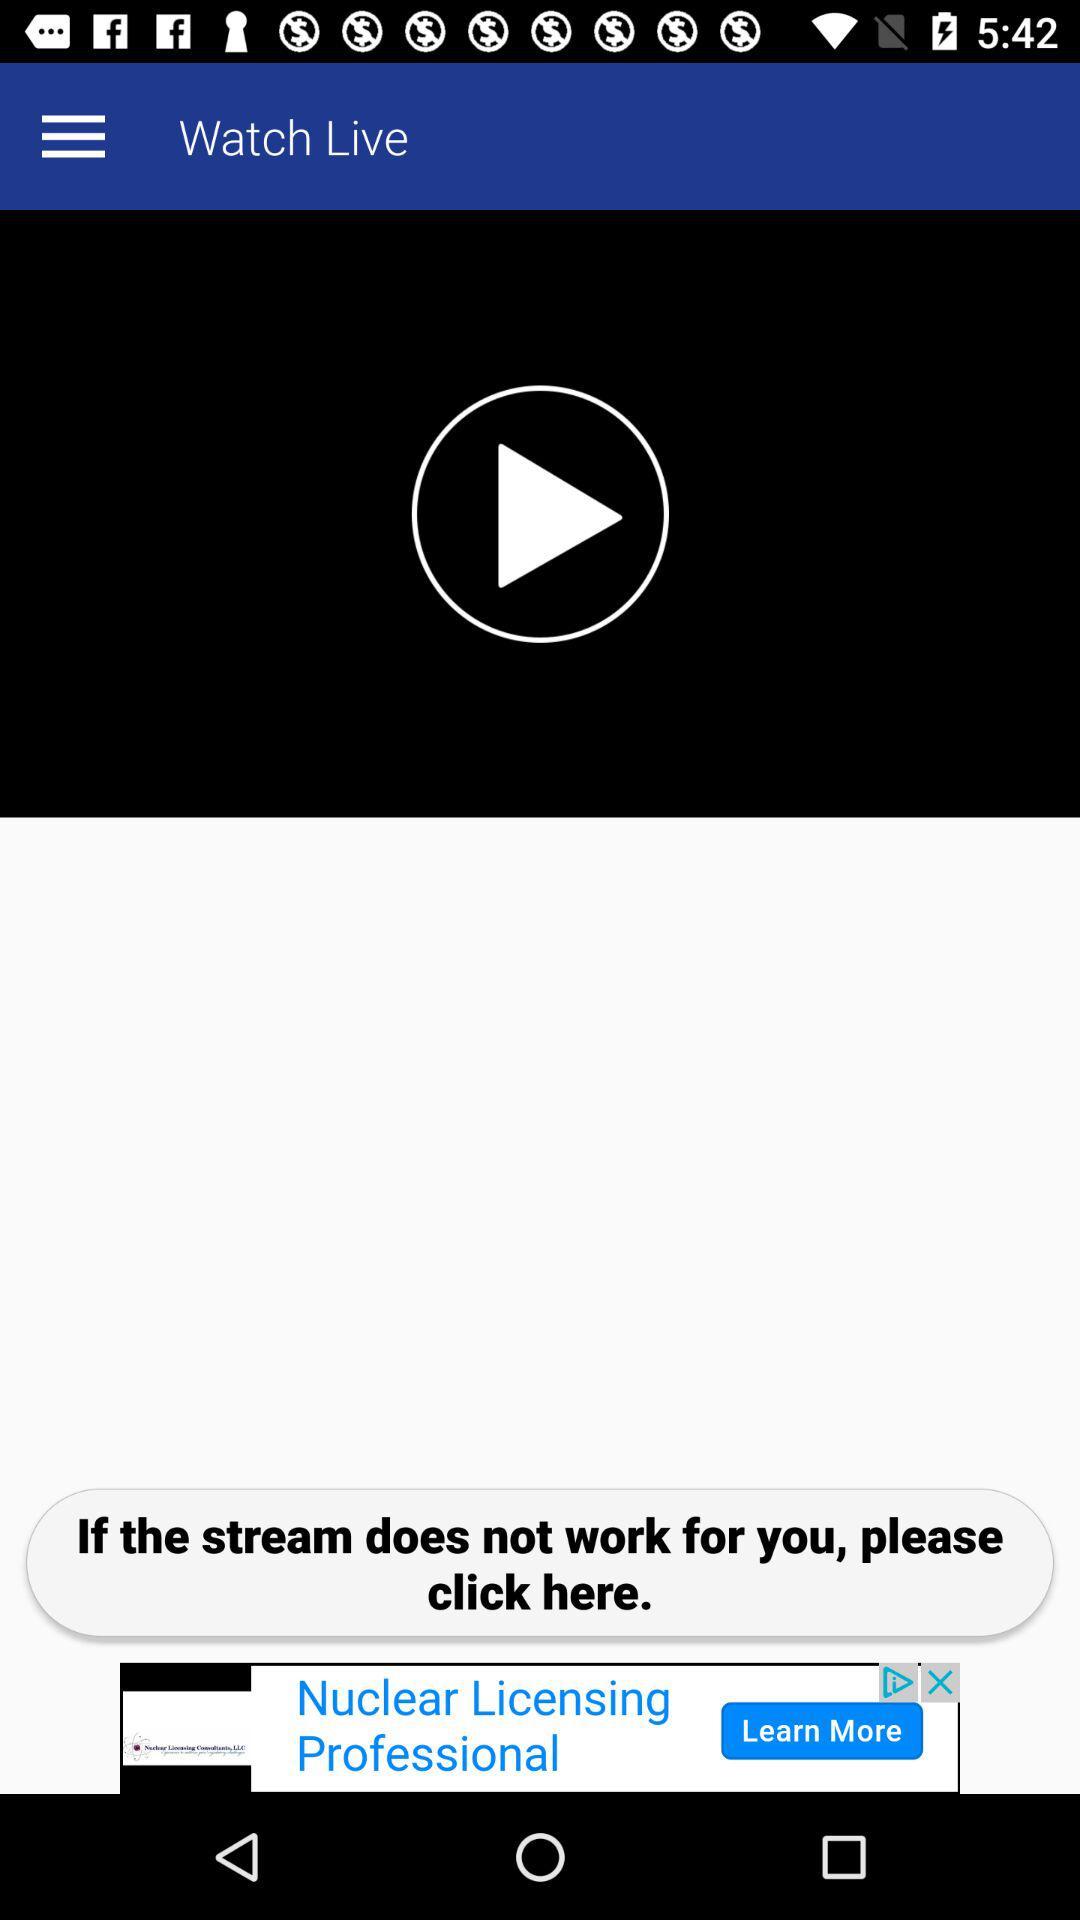 Image resolution: width=1080 pixels, height=1920 pixels. Describe the element at coordinates (540, 513) in the screenshot. I see `video play button` at that location.